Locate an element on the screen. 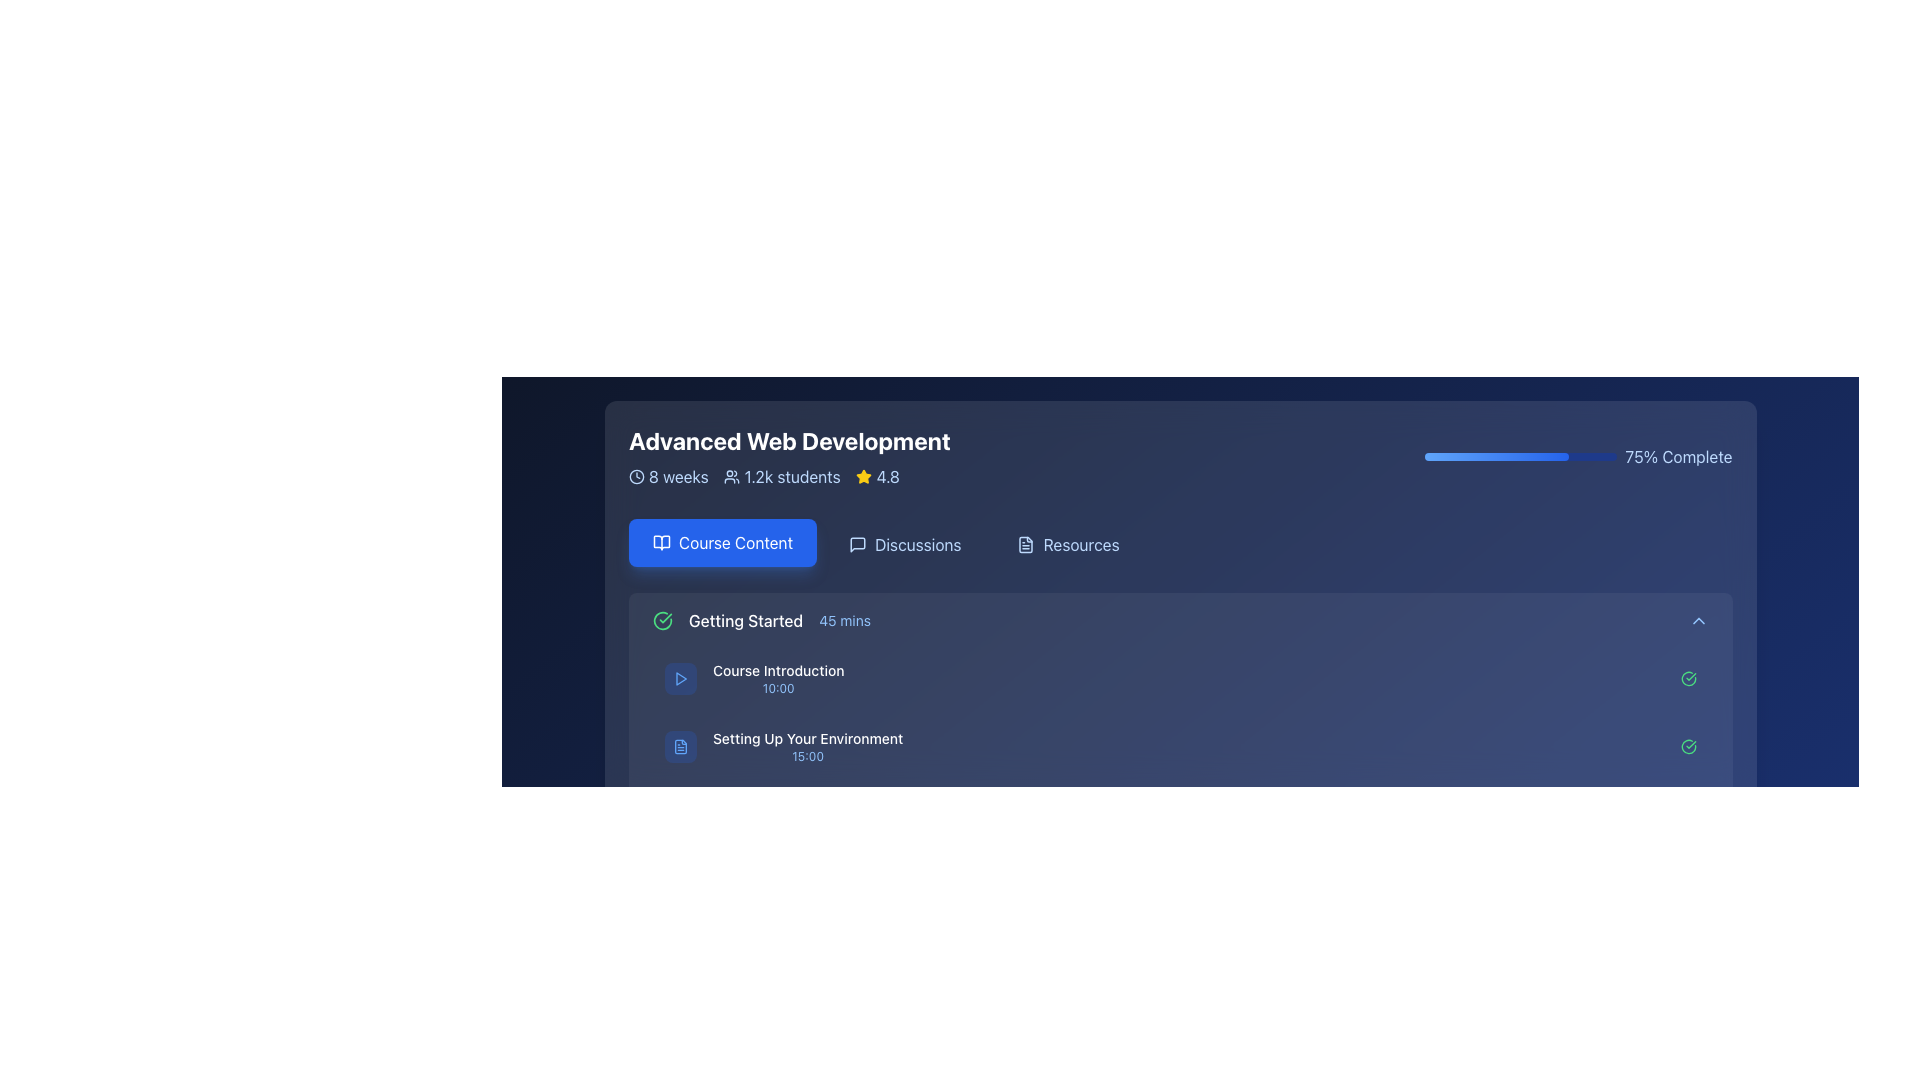 This screenshot has width=1920, height=1080. the text displaying the number of students enrolled in the course is located at coordinates (781, 477).